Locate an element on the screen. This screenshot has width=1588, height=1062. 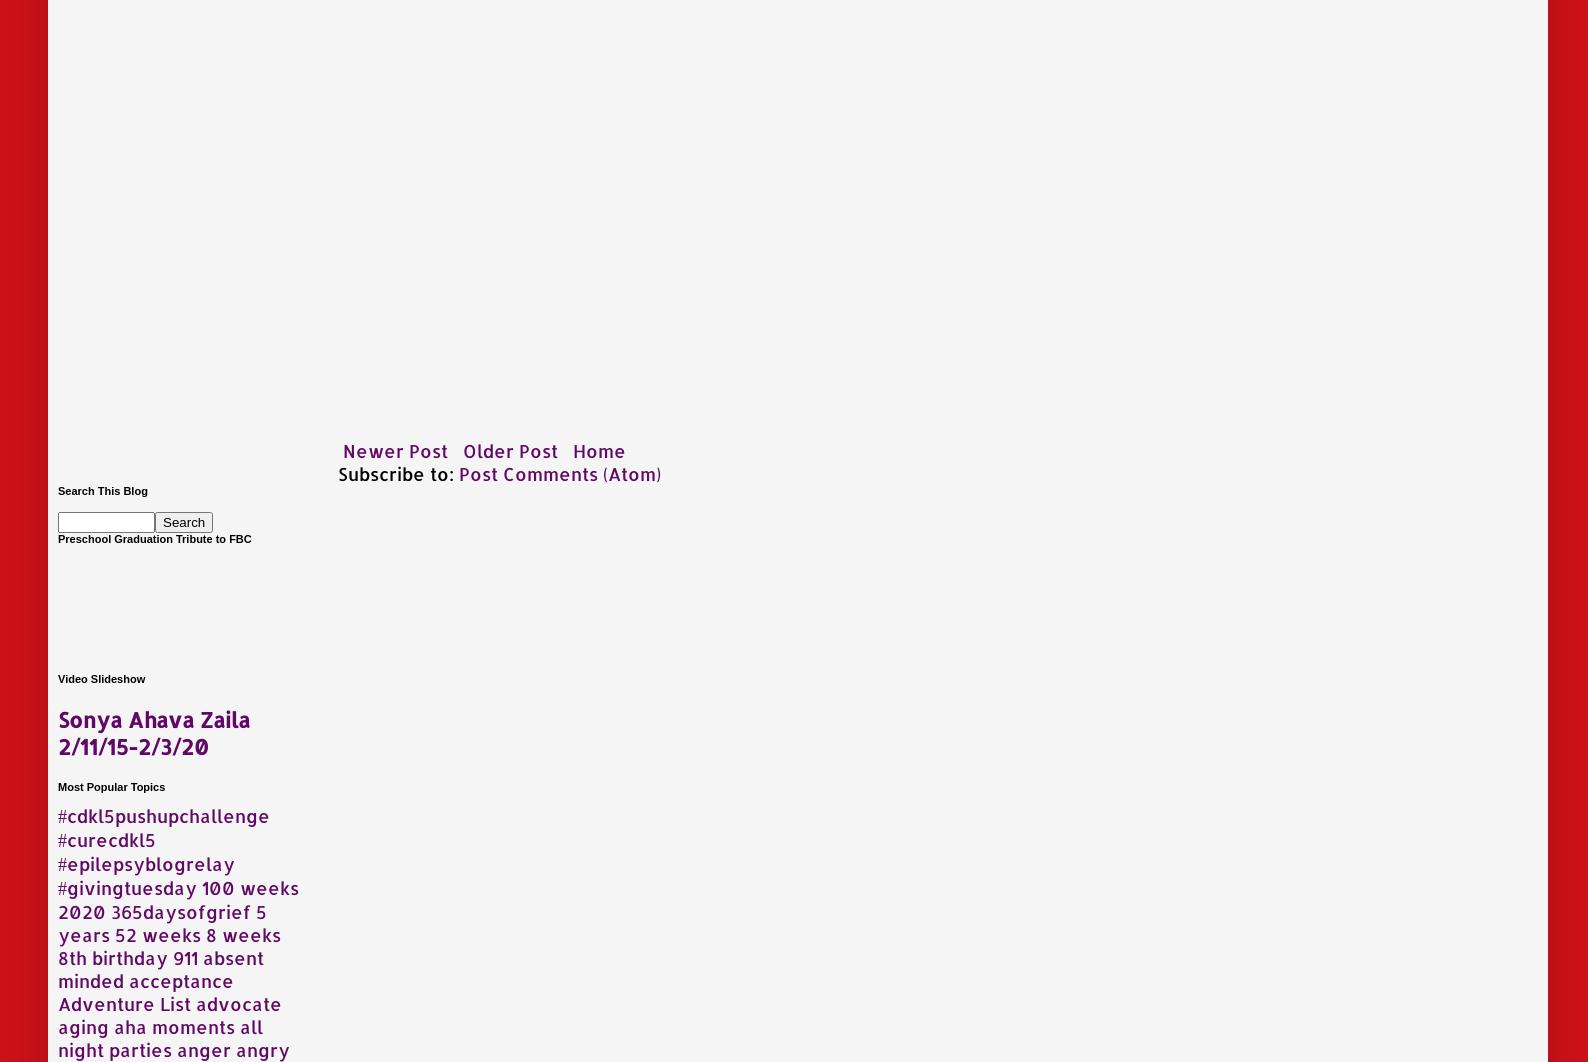
'Video Slideshow' is located at coordinates (57, 677).